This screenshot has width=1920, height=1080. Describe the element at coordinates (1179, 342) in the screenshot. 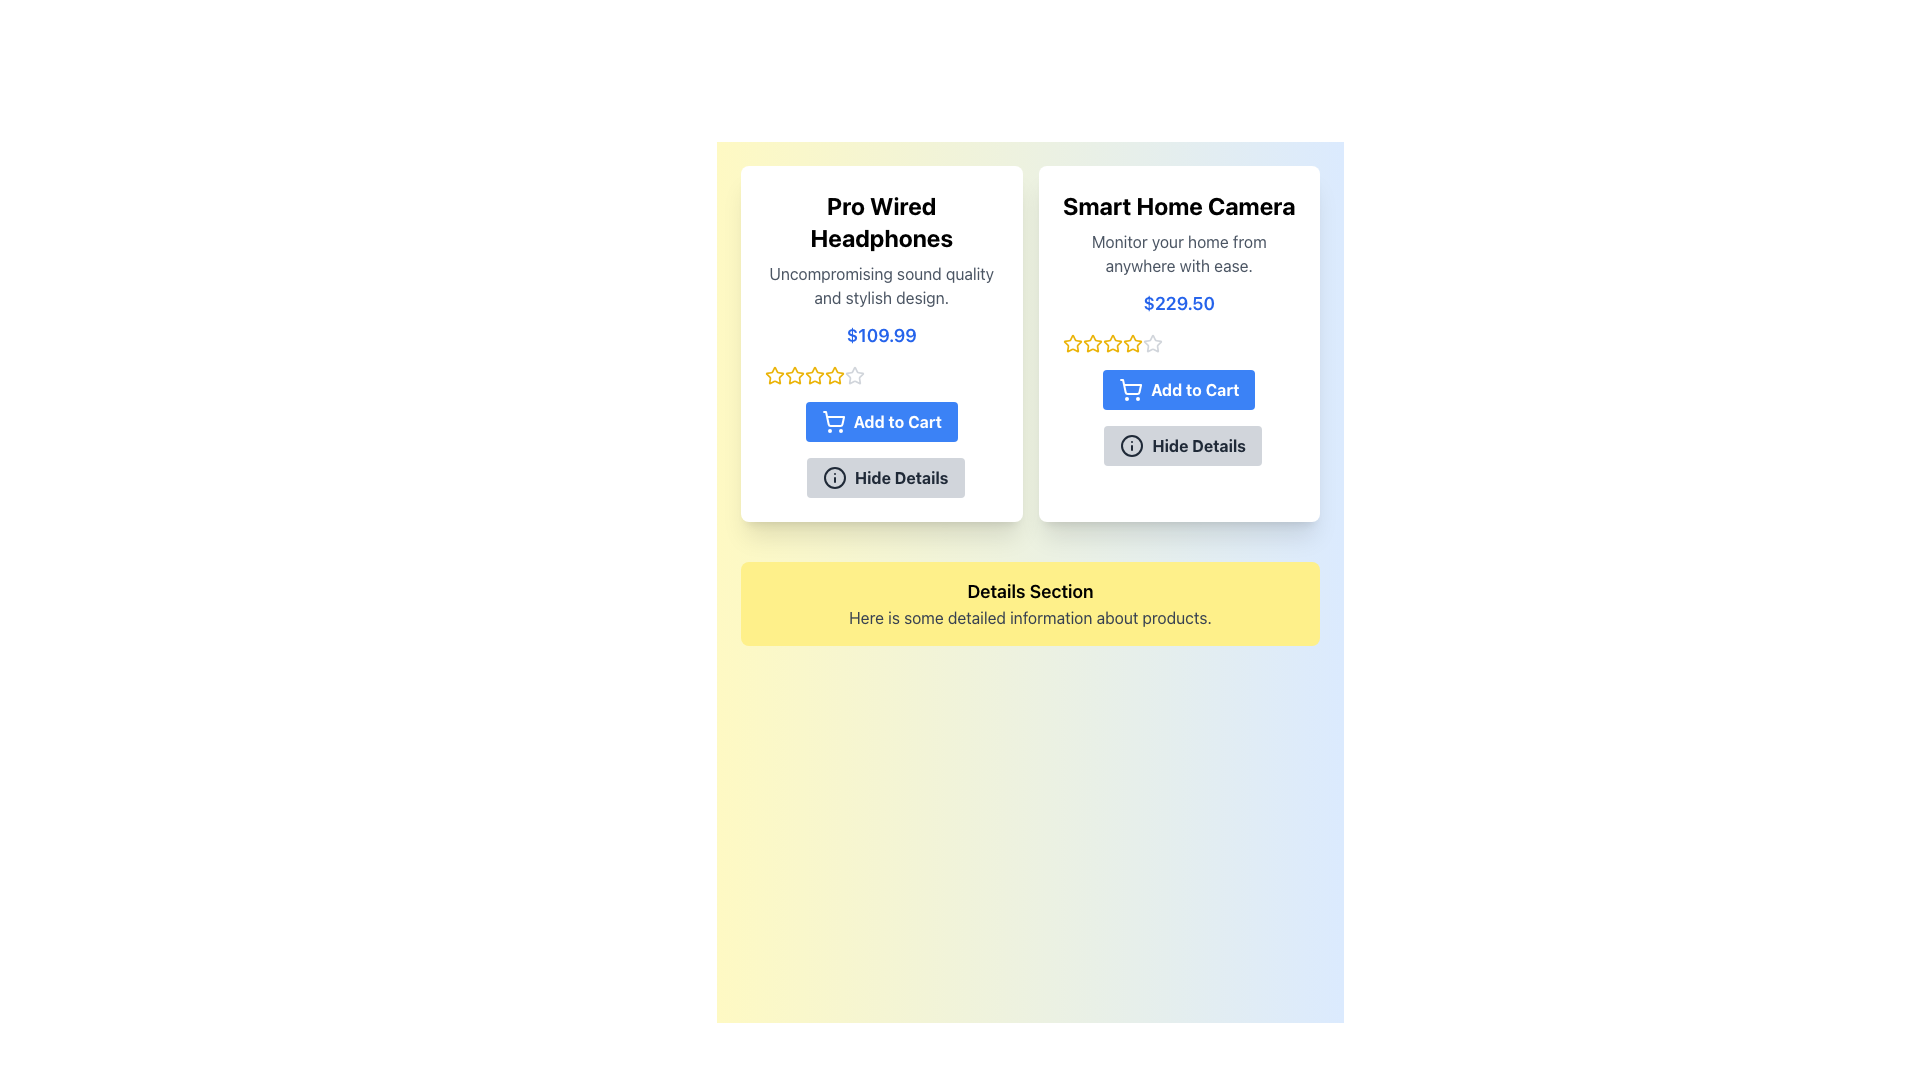

I see `each star in the rating component located below the price caption '$229.50' and above the 'Add to Cart' button for the 'Smart Home Camera' product` at that location.